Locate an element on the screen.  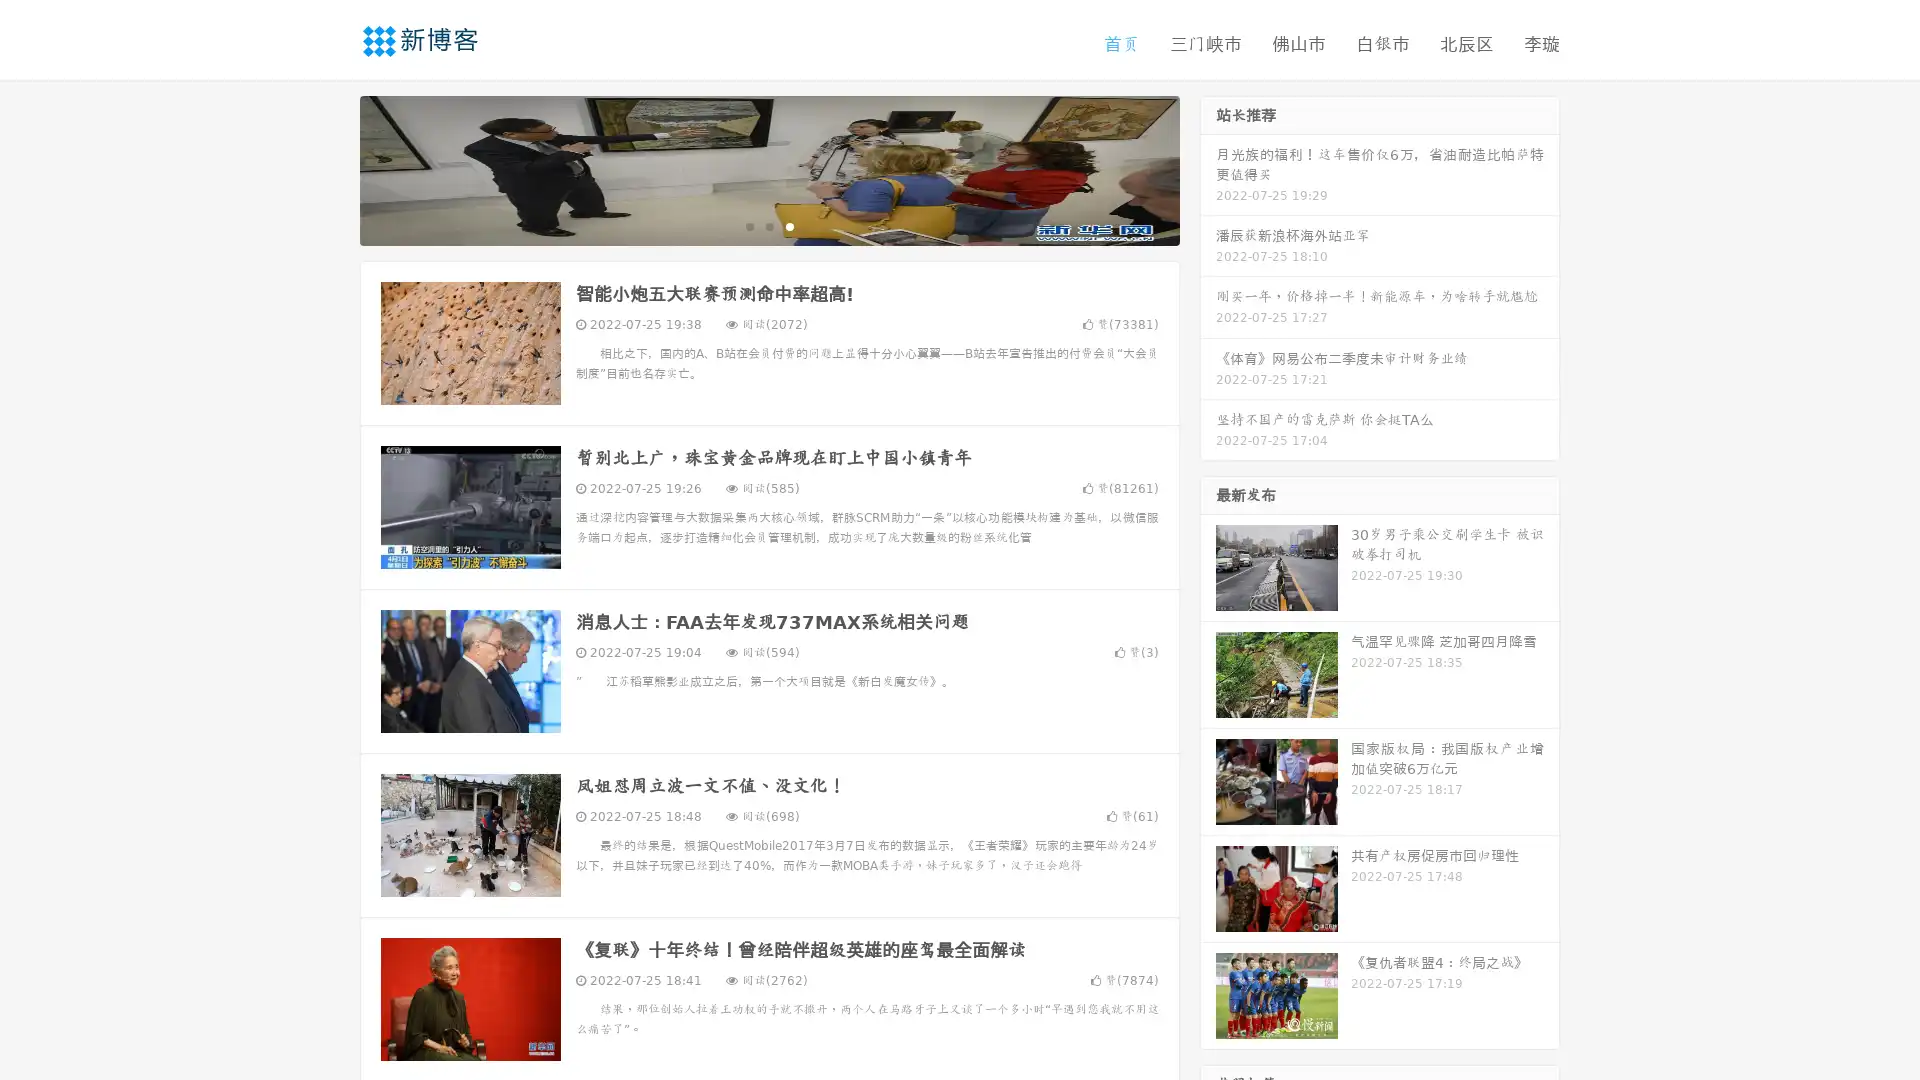
Previous slide is located at coordinates (330, 168).